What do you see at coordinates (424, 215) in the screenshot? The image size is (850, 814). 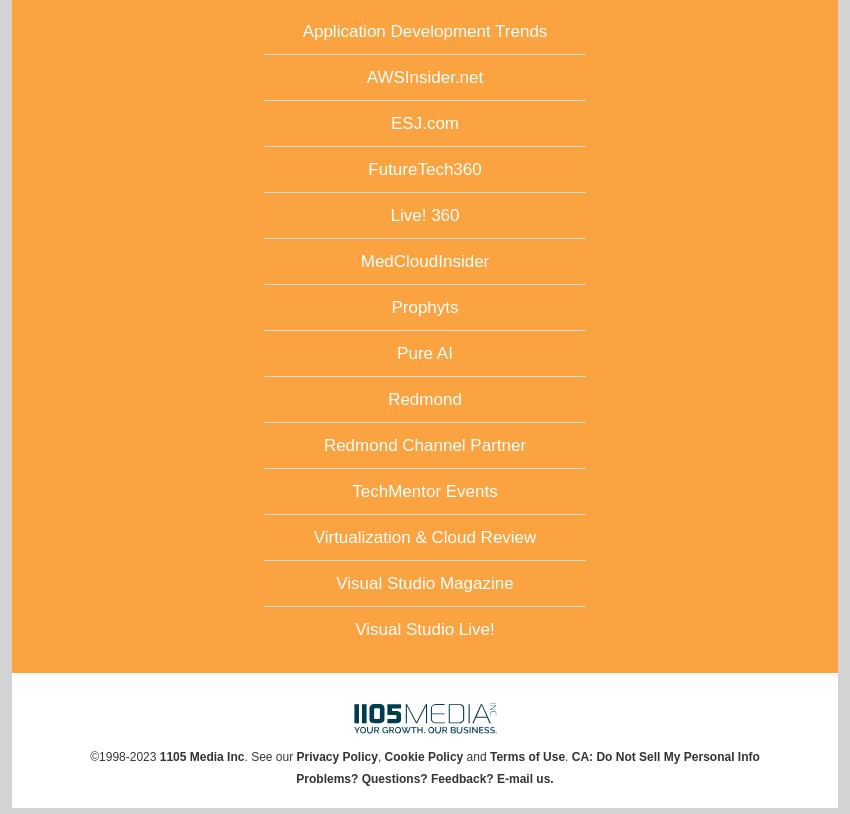 I see `'Live! 360'` at bounding box center [424, 215].